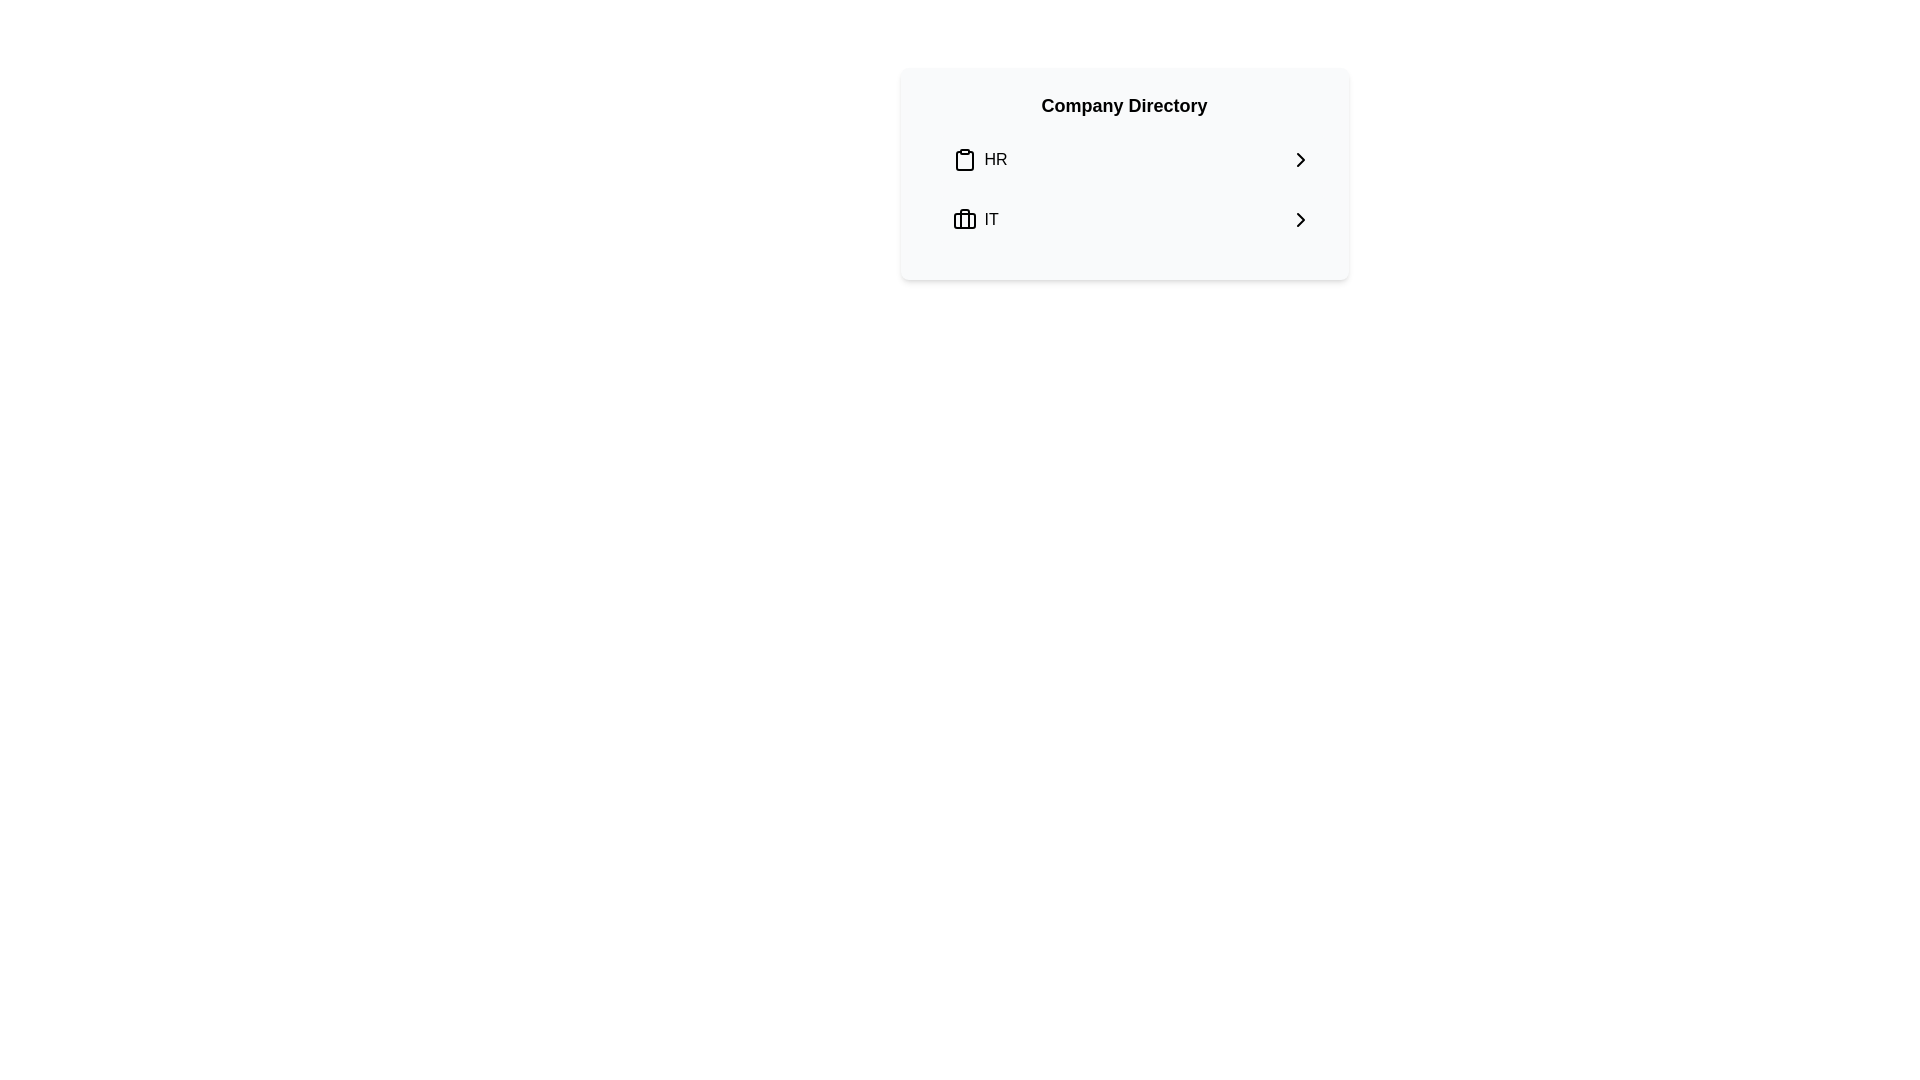  What do you see at coordinates (964, 160) in the screenshot?
I see `the decorative 'HR' icon located to the left of the text 'HR' in the 'Company Directory' section` at bounding box center [964, 160].